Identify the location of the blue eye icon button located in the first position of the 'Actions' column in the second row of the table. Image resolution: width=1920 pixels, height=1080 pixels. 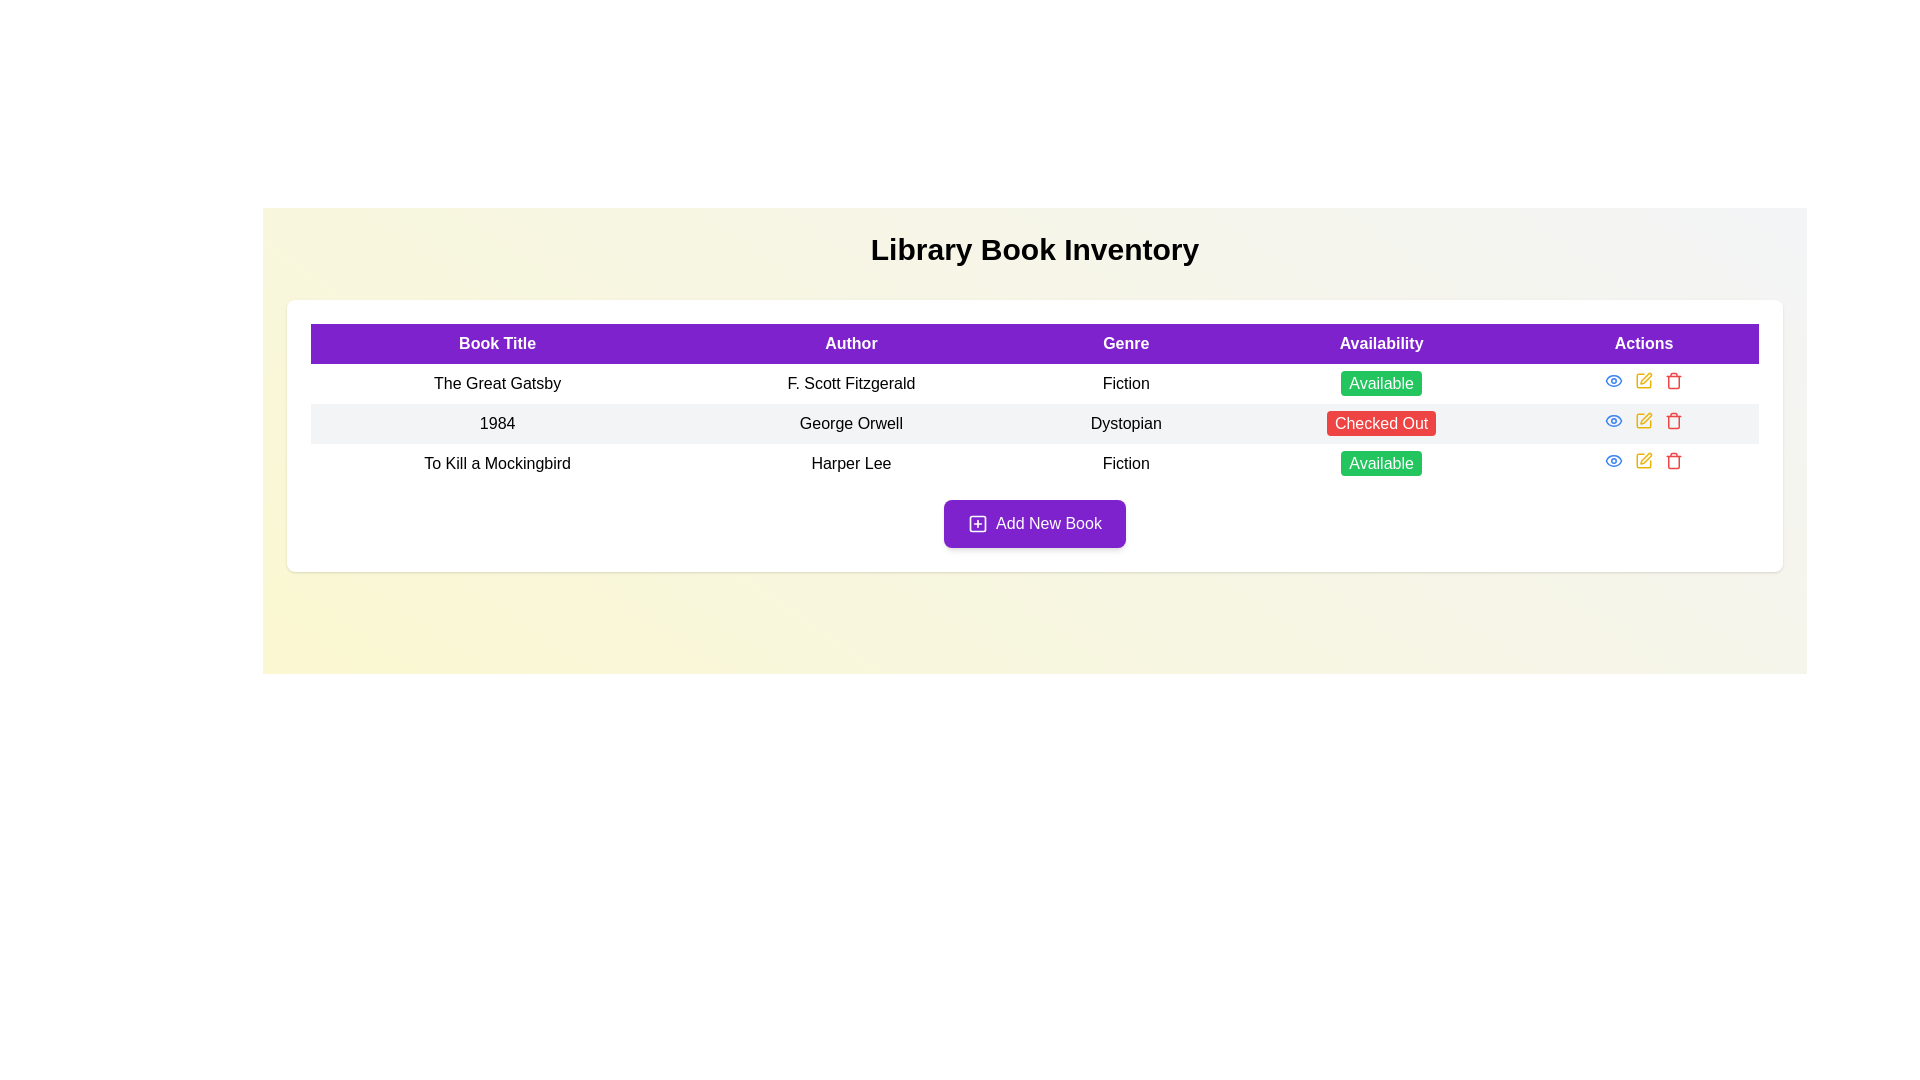
(1613, 419).